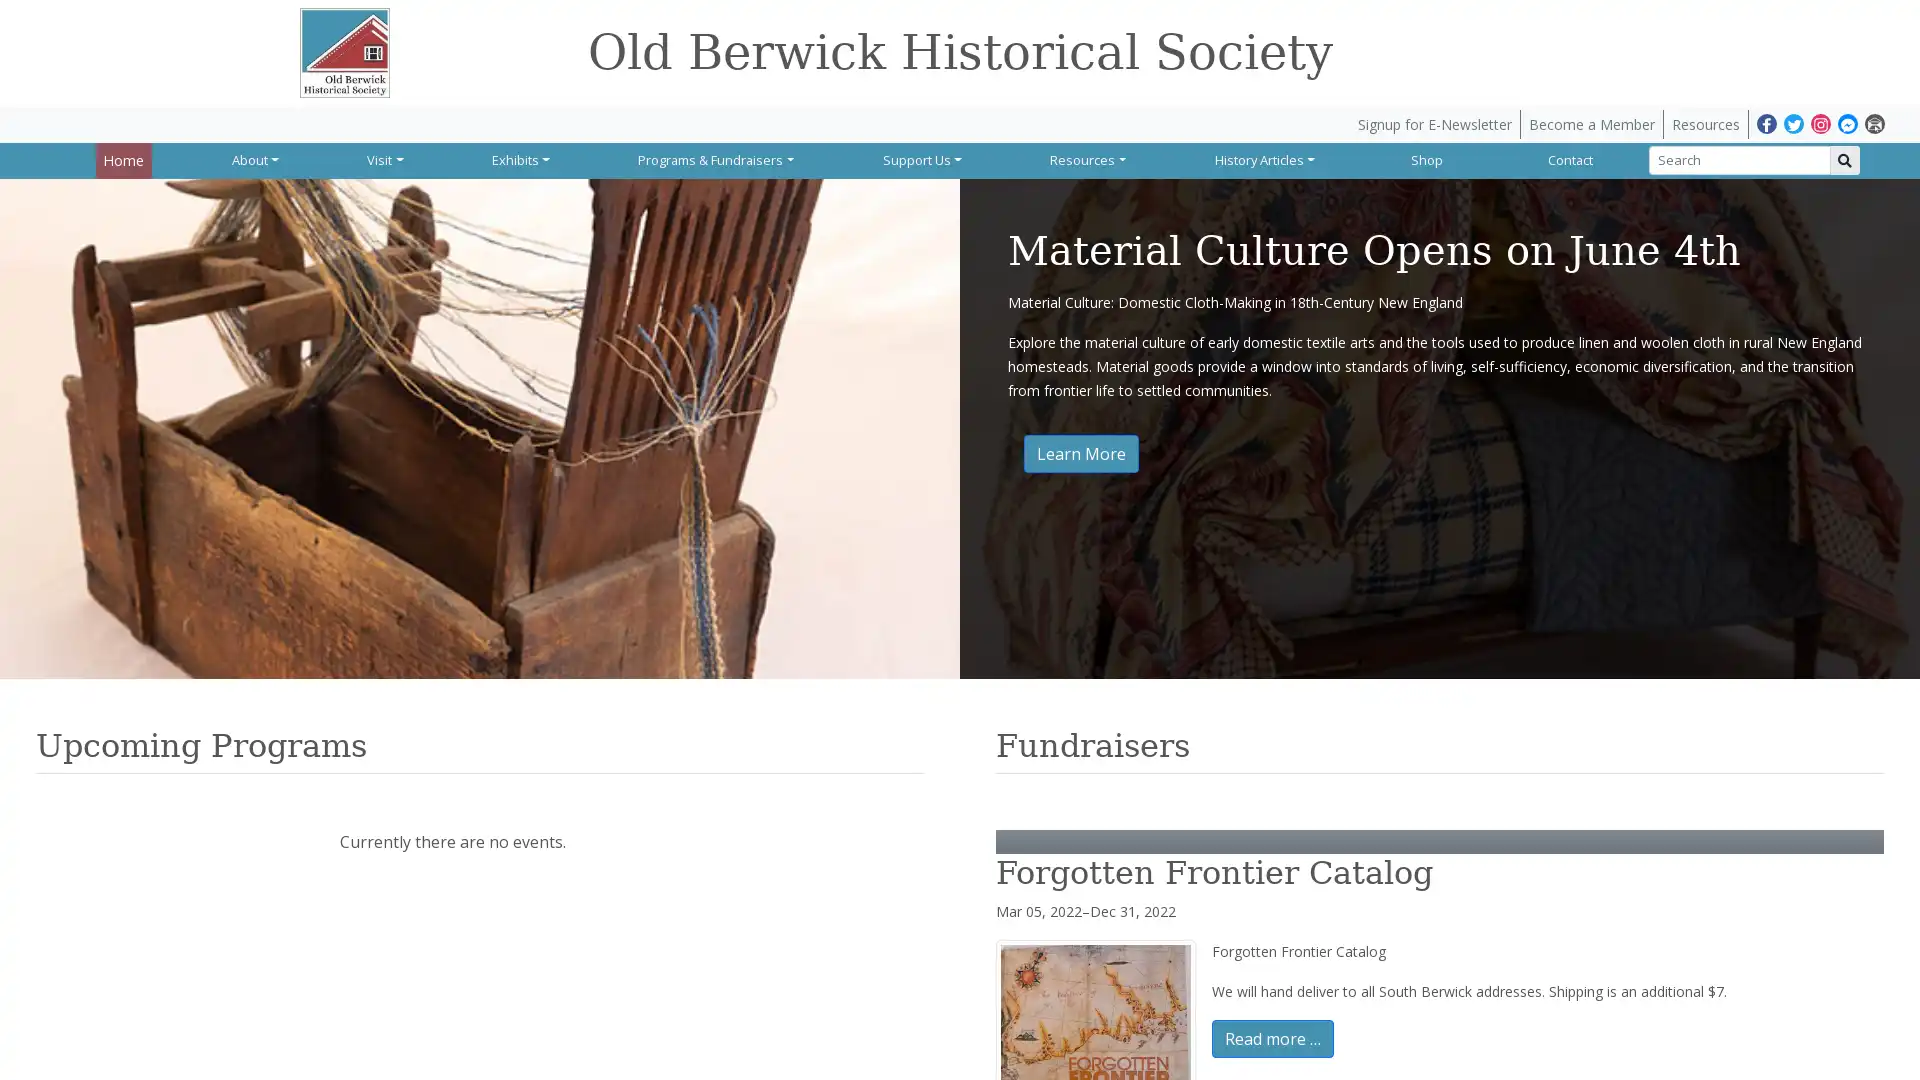  Describe the element at coordinates (1087, 158) in the screenshot. I see `Resources` at that location.